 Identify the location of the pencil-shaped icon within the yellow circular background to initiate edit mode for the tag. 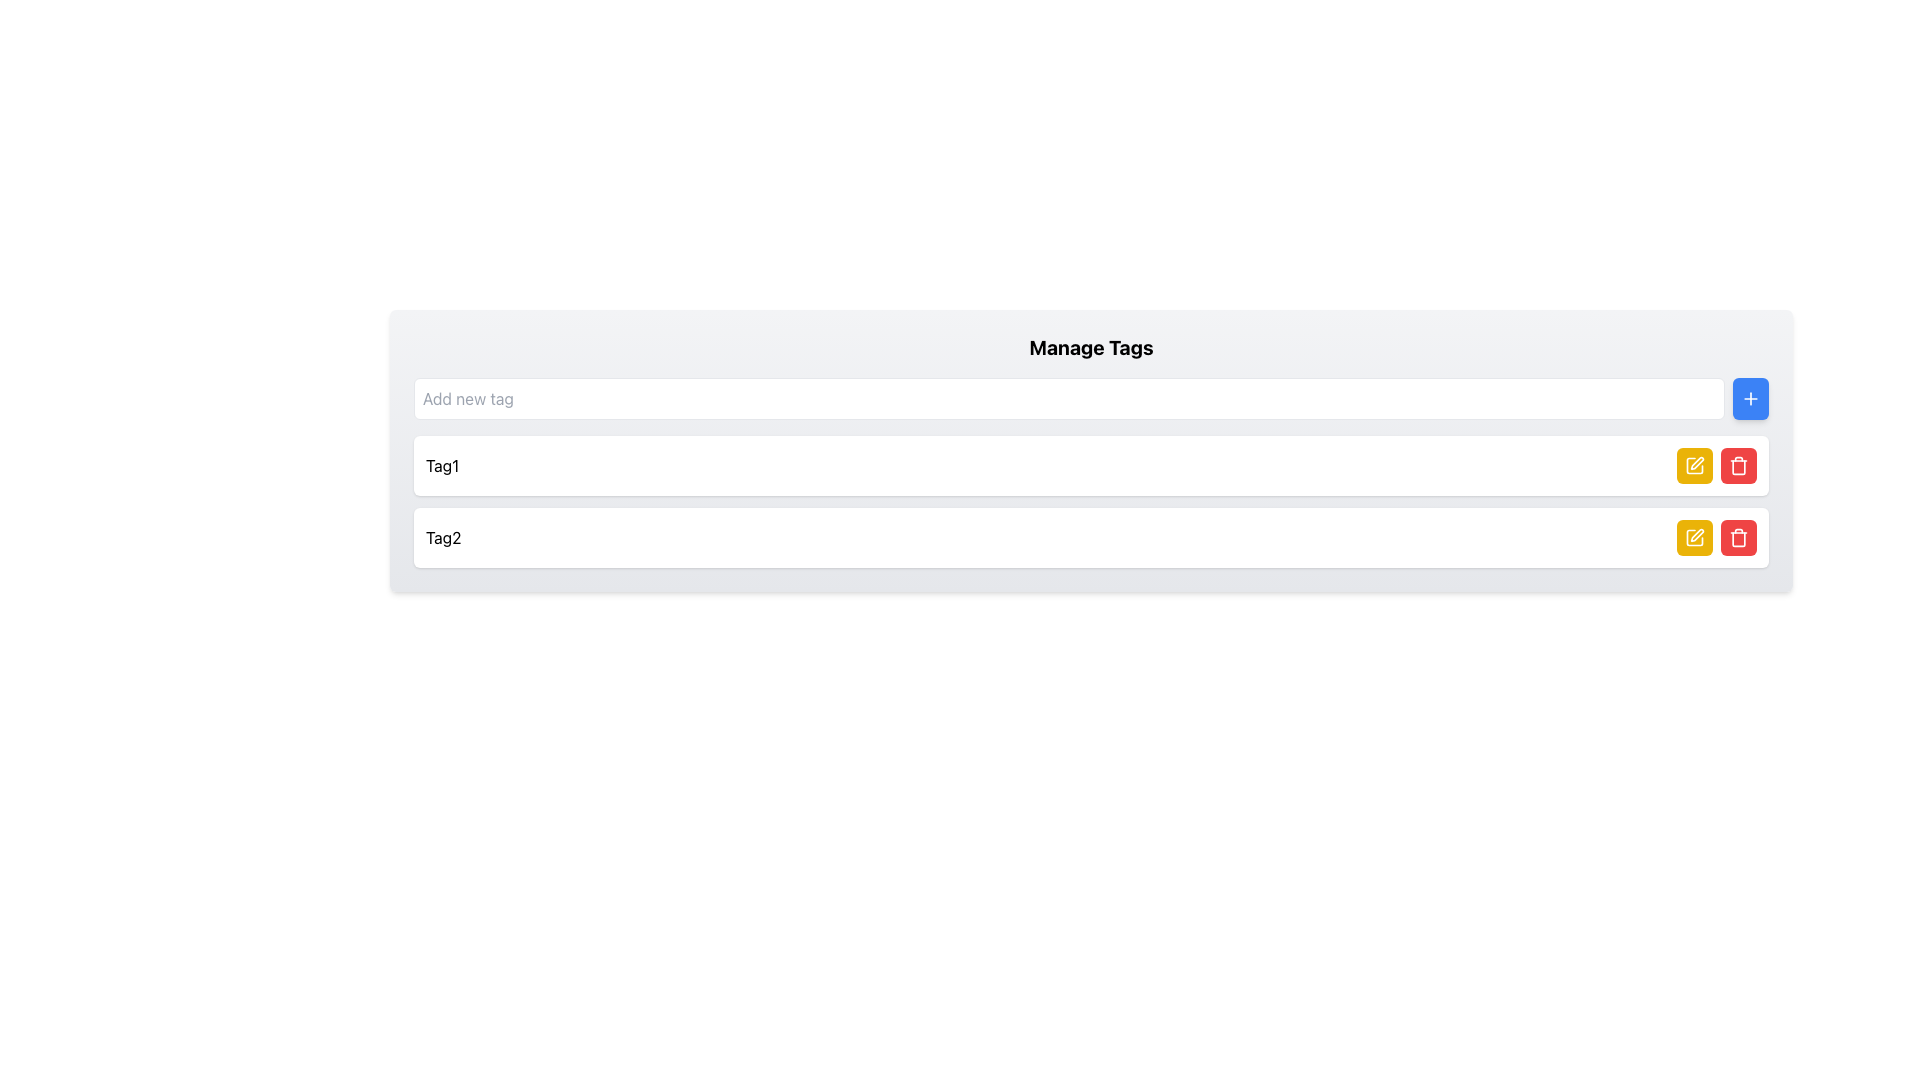
(1693, 536).